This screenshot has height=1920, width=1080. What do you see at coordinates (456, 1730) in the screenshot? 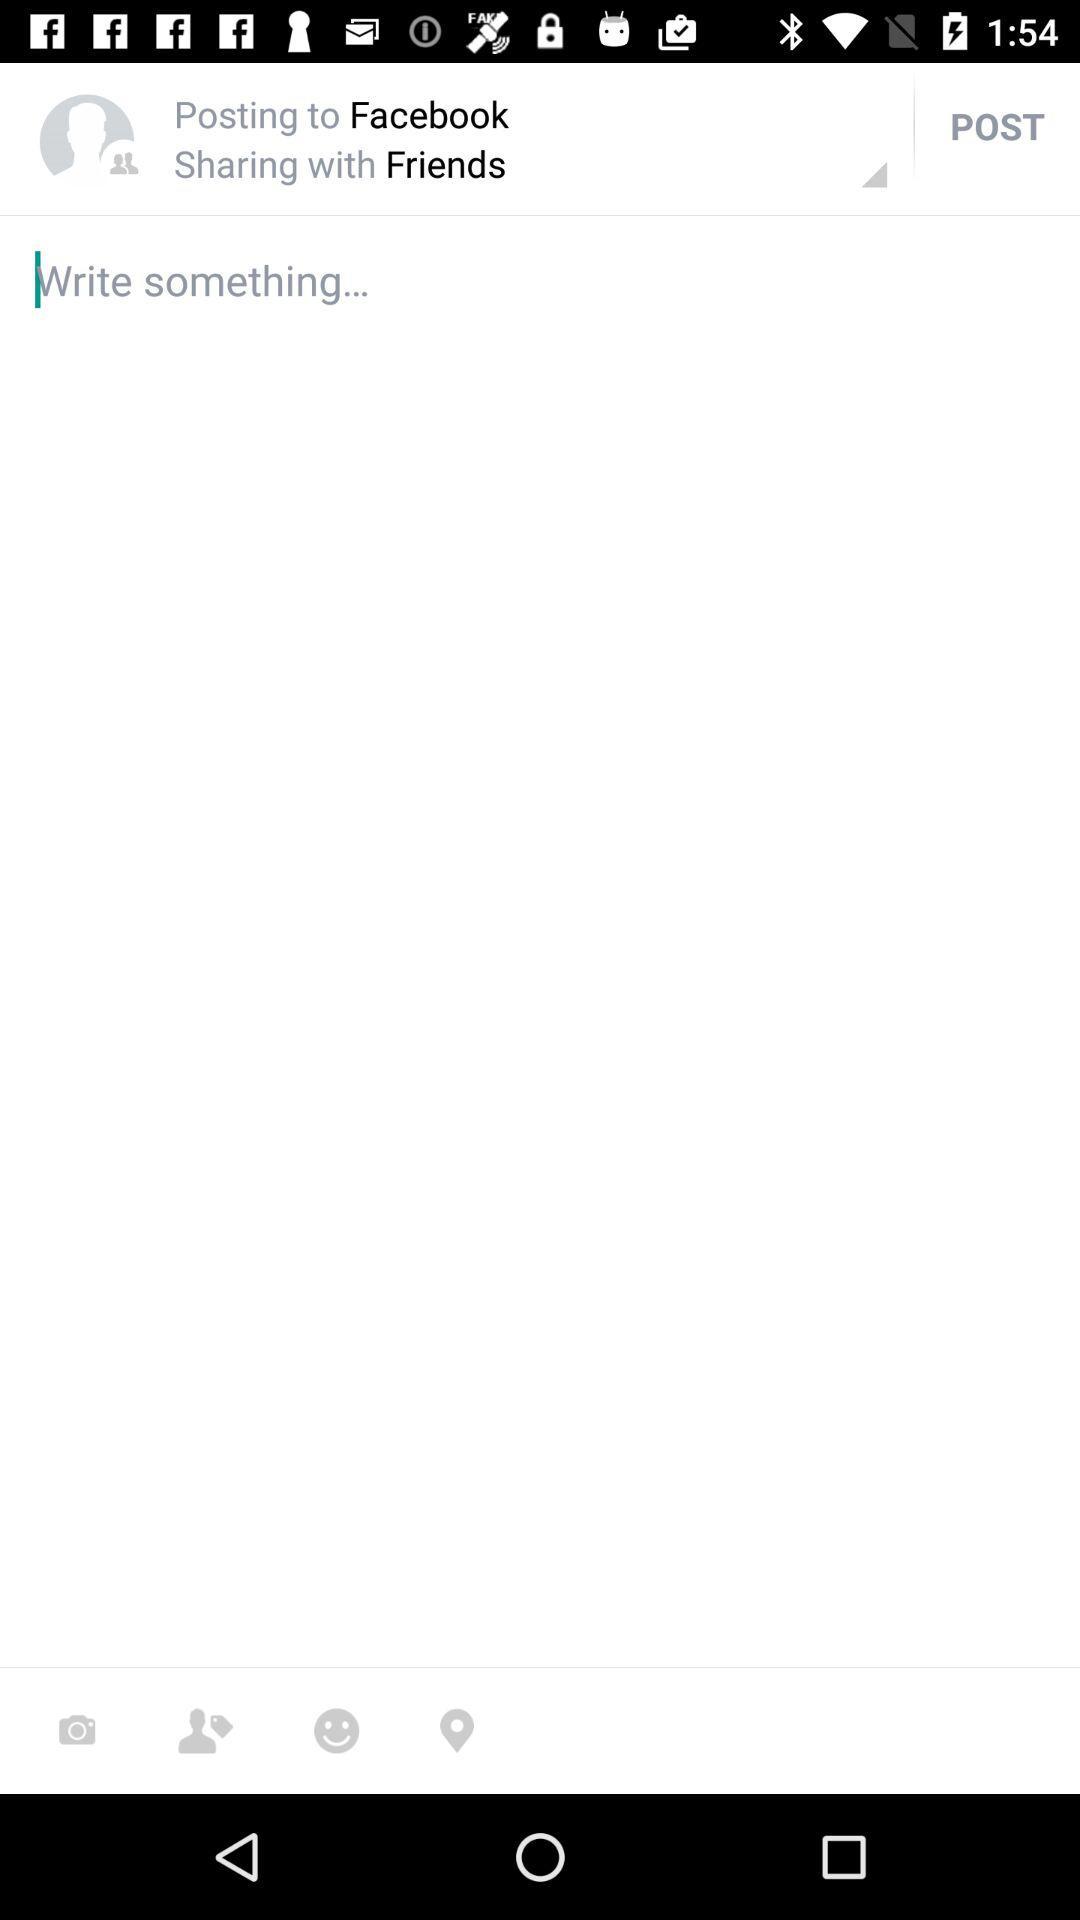
I see `the location icon` at bounding box center [456, 1730].